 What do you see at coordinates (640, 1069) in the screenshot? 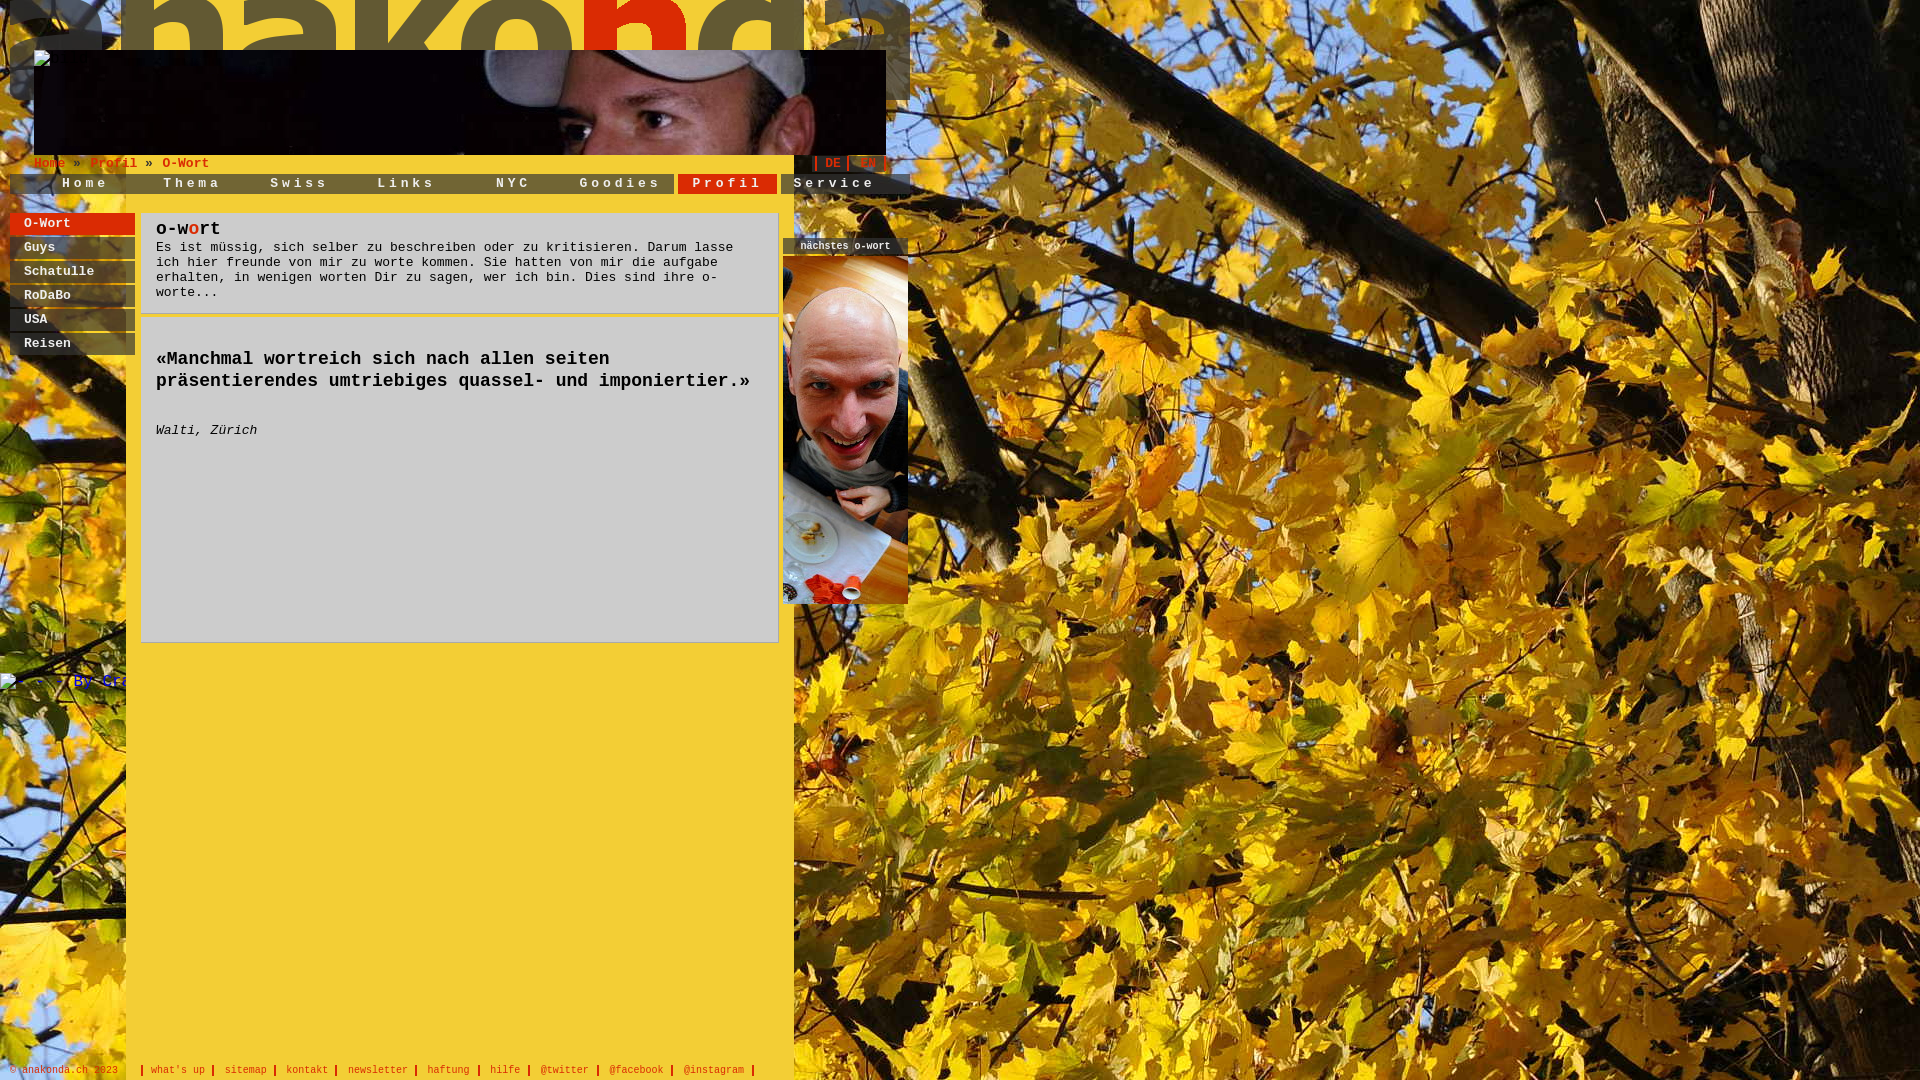
I see `'@facebook'` at bounding box center [640, 1069].